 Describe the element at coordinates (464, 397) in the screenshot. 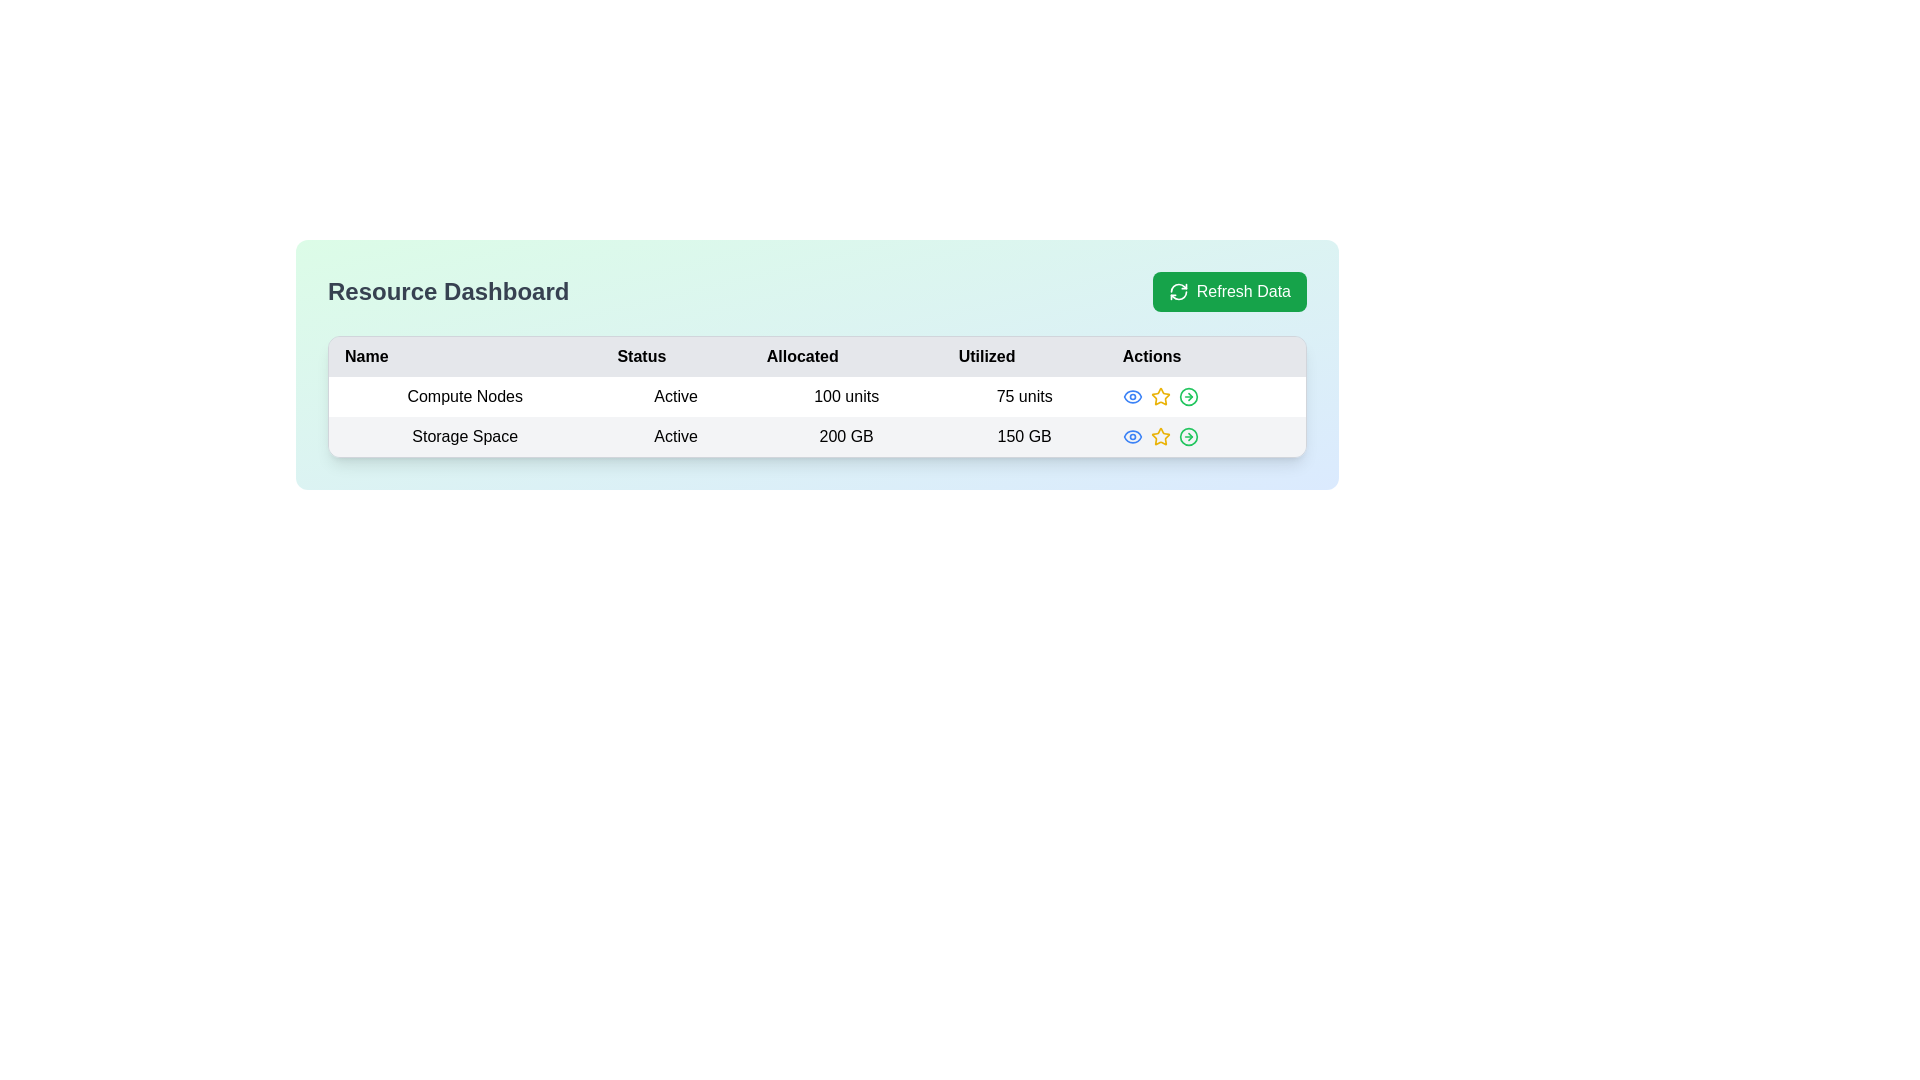

I see `the text label located at the first row and first column of the table` at that location.